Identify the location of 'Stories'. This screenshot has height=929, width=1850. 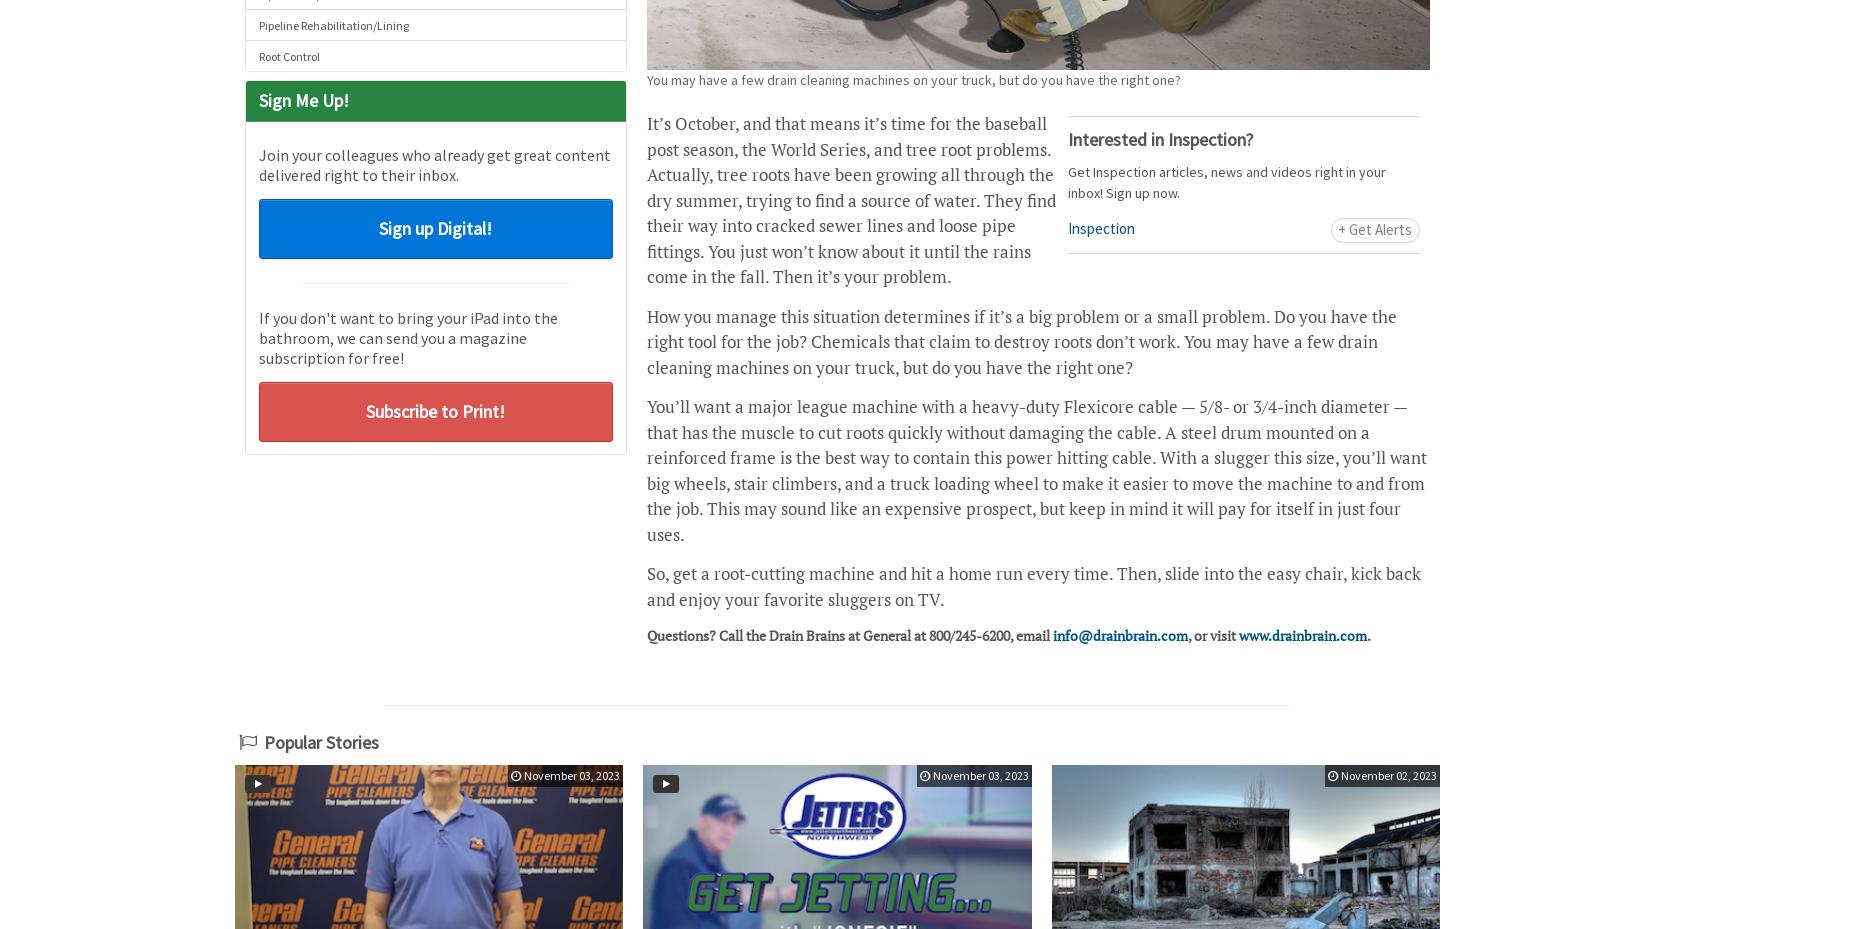
(351, 742).